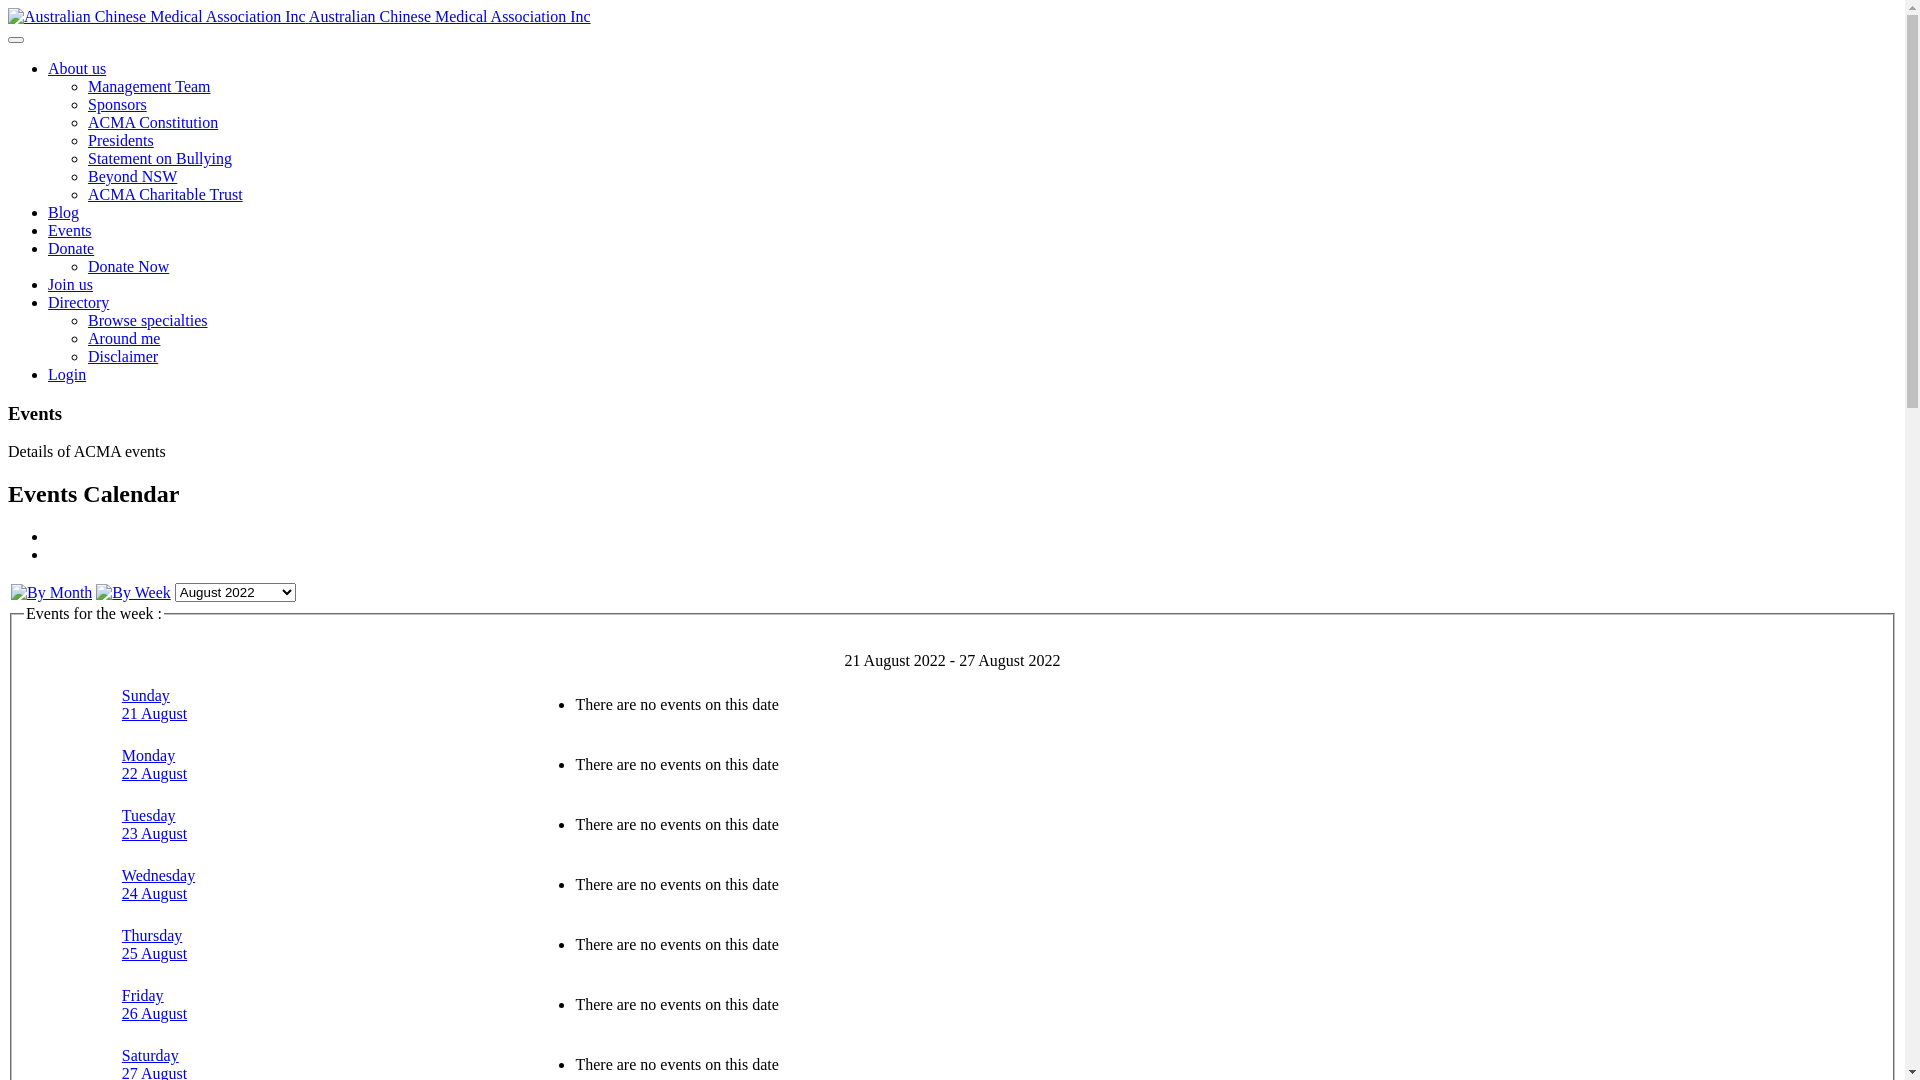 This screenshot has height=1080, width=1920. I want to click on 'Blog', so click(63, 212).